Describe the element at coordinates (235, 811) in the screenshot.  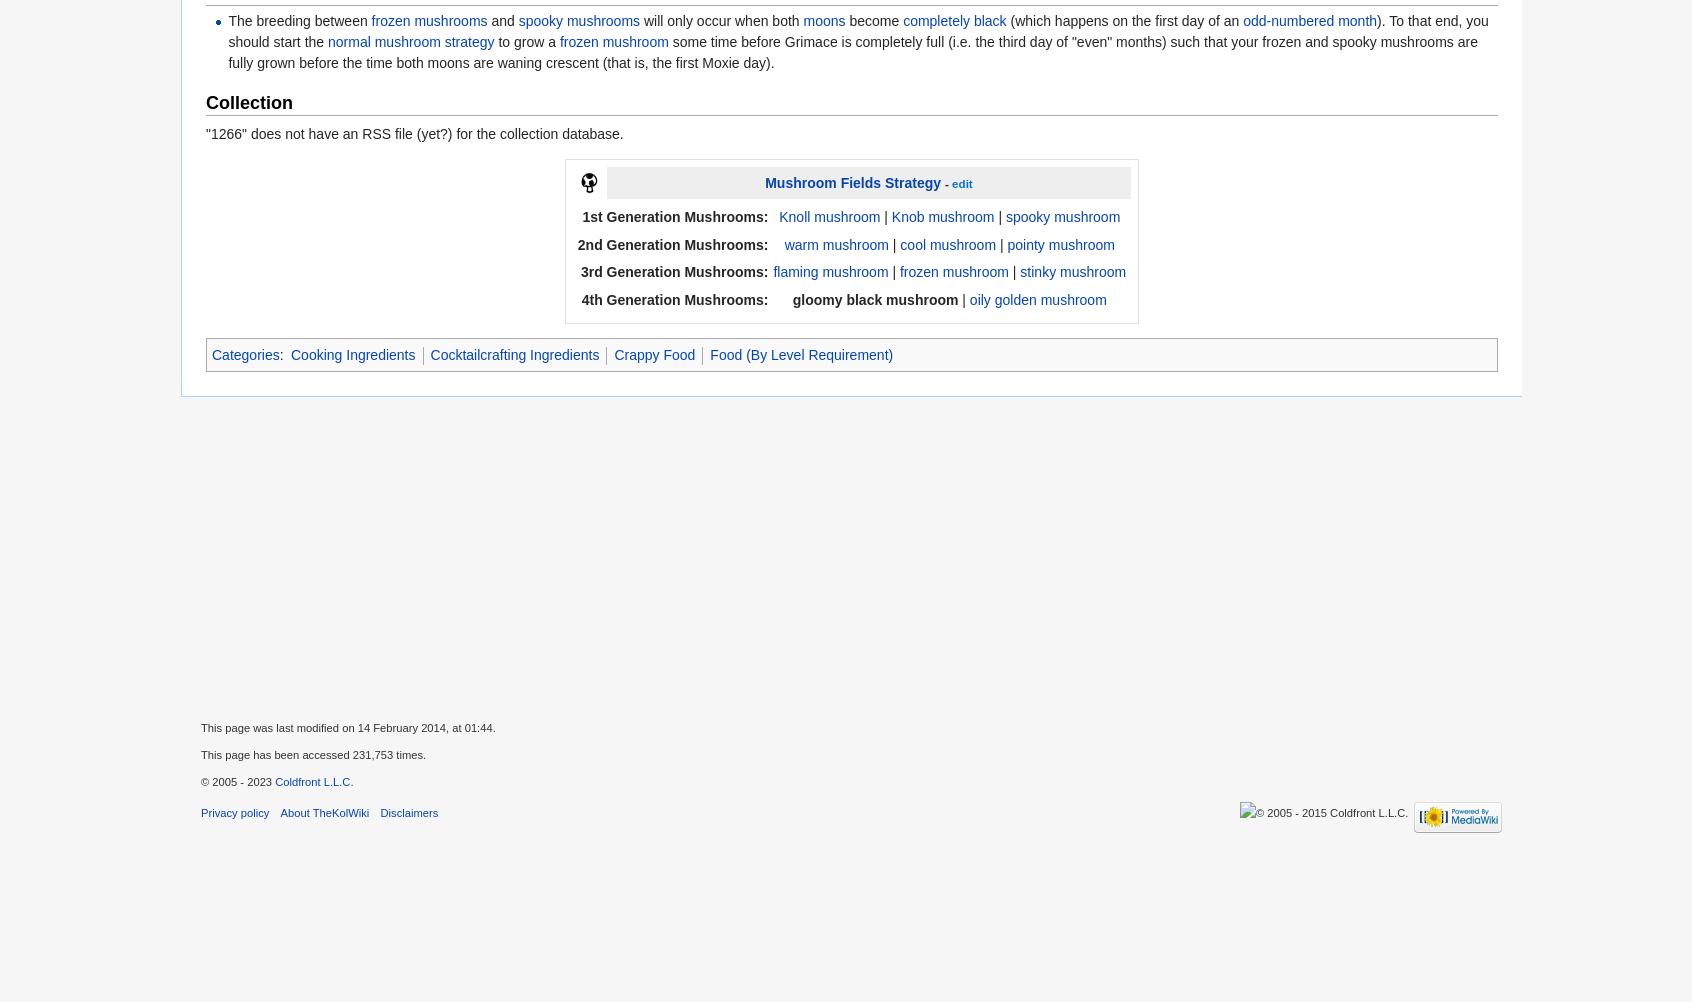
I see `'Privacy policy'` at that location.